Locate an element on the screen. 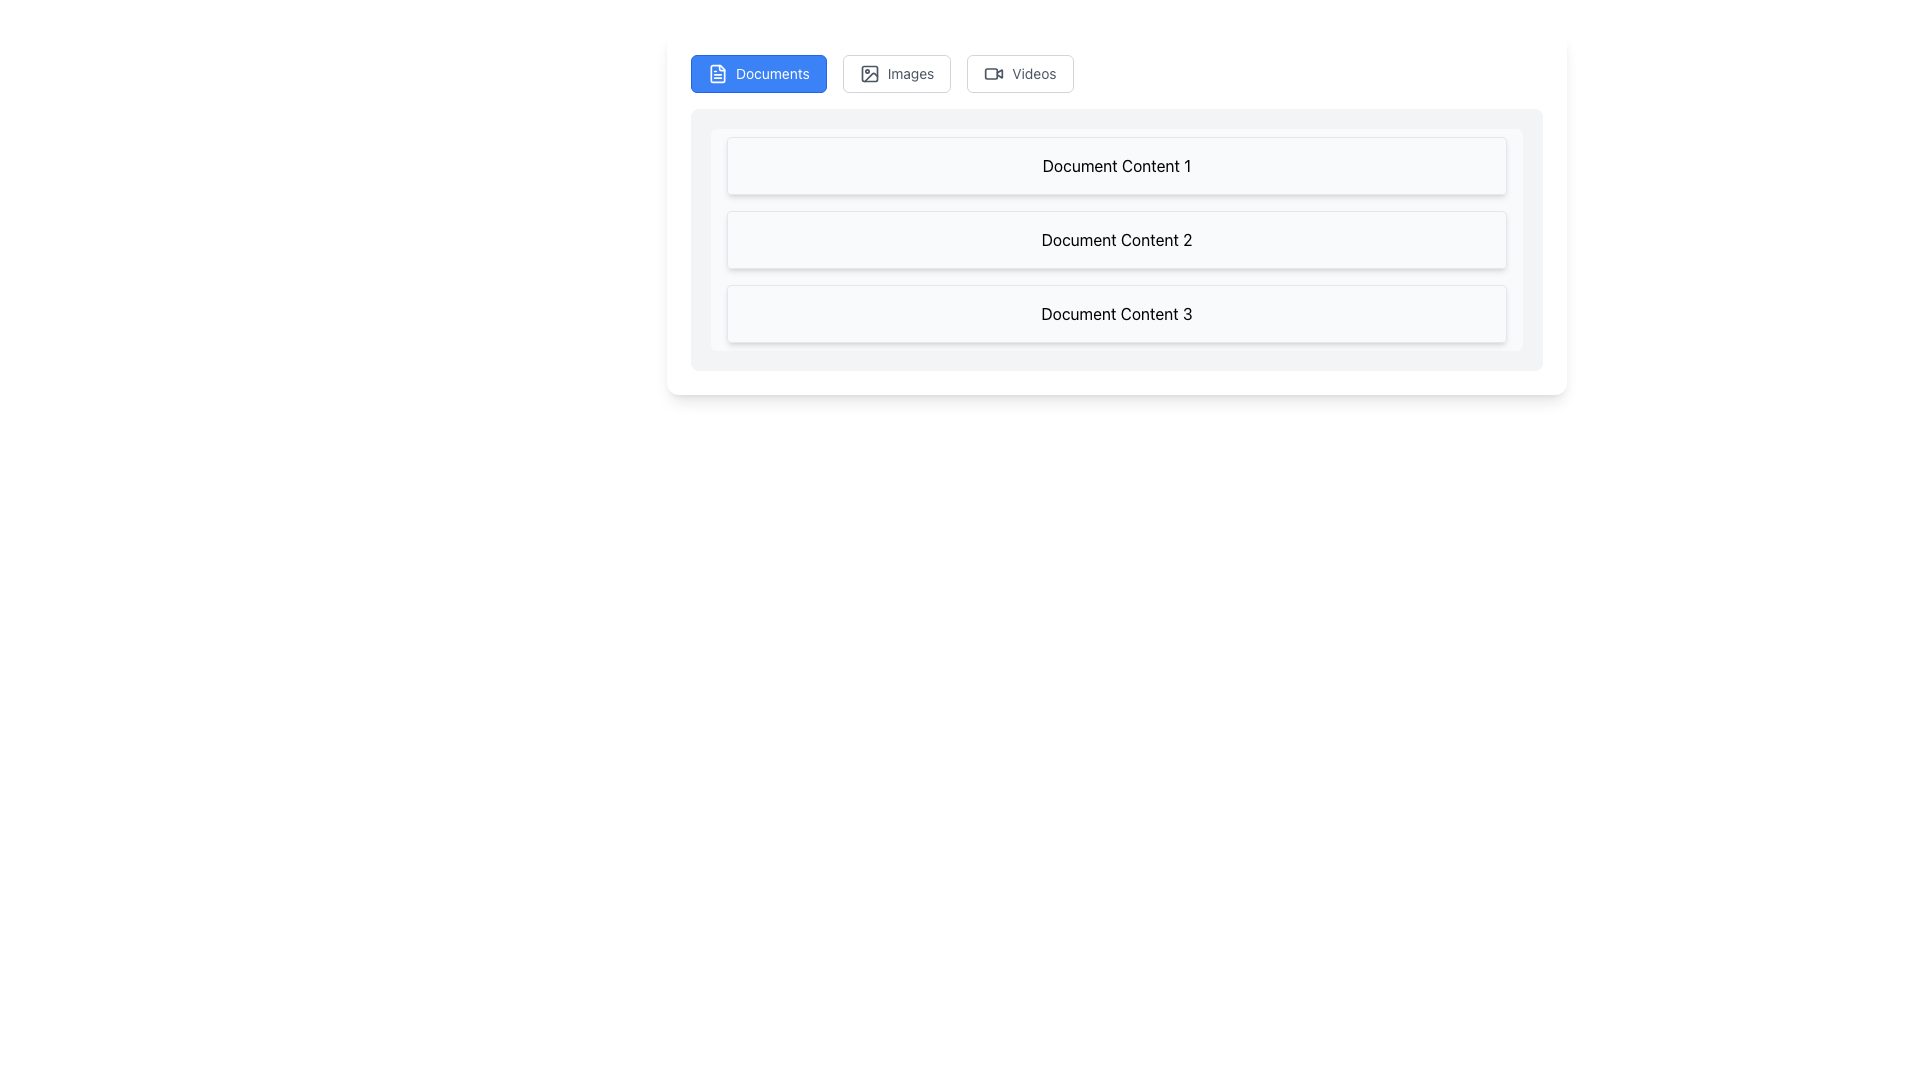 The image size is (1920, 1080). the decorative icon representing the 'Images' tab, which is located at the center of the navigation bar, positioned between the 'Documents' button and the 'Videos' button is located at coordinates (869, 72).